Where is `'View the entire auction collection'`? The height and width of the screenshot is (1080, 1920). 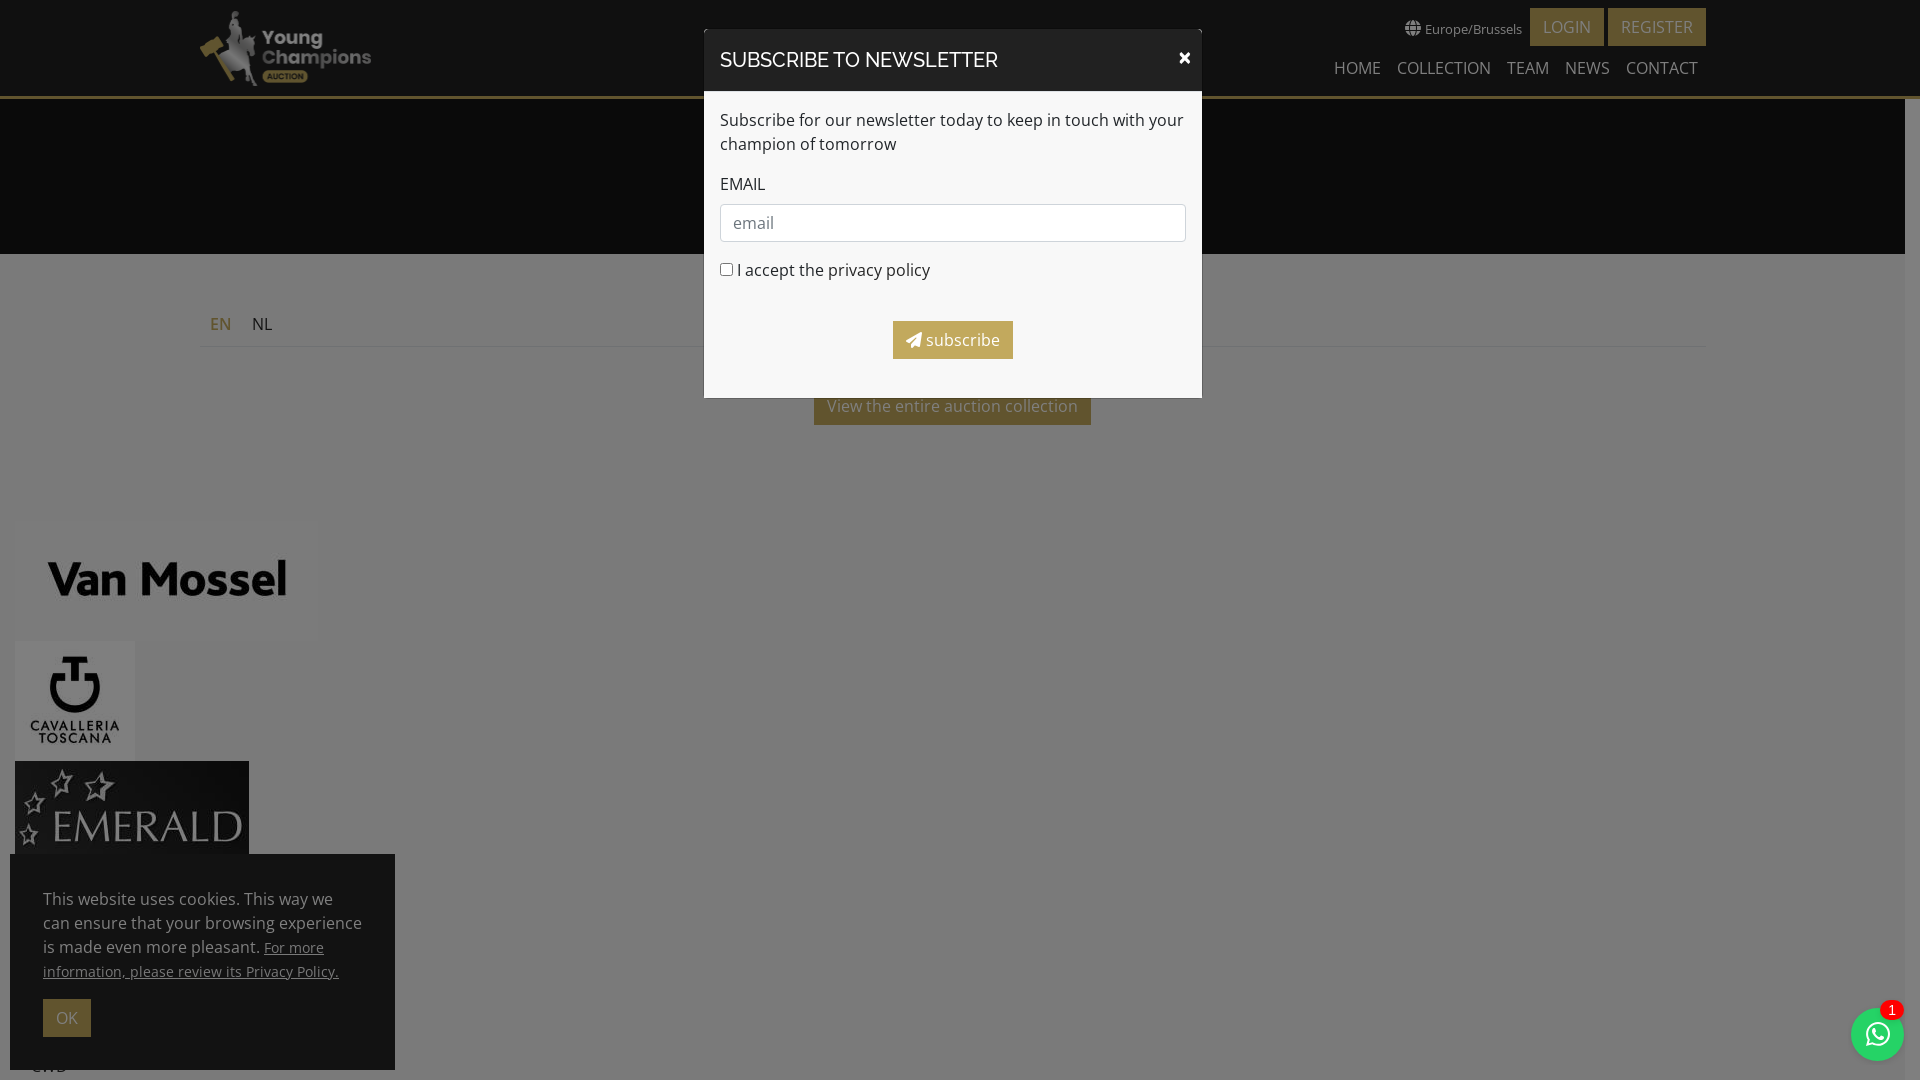
'View the entire auction collection' is located at coordinates (951, 405).